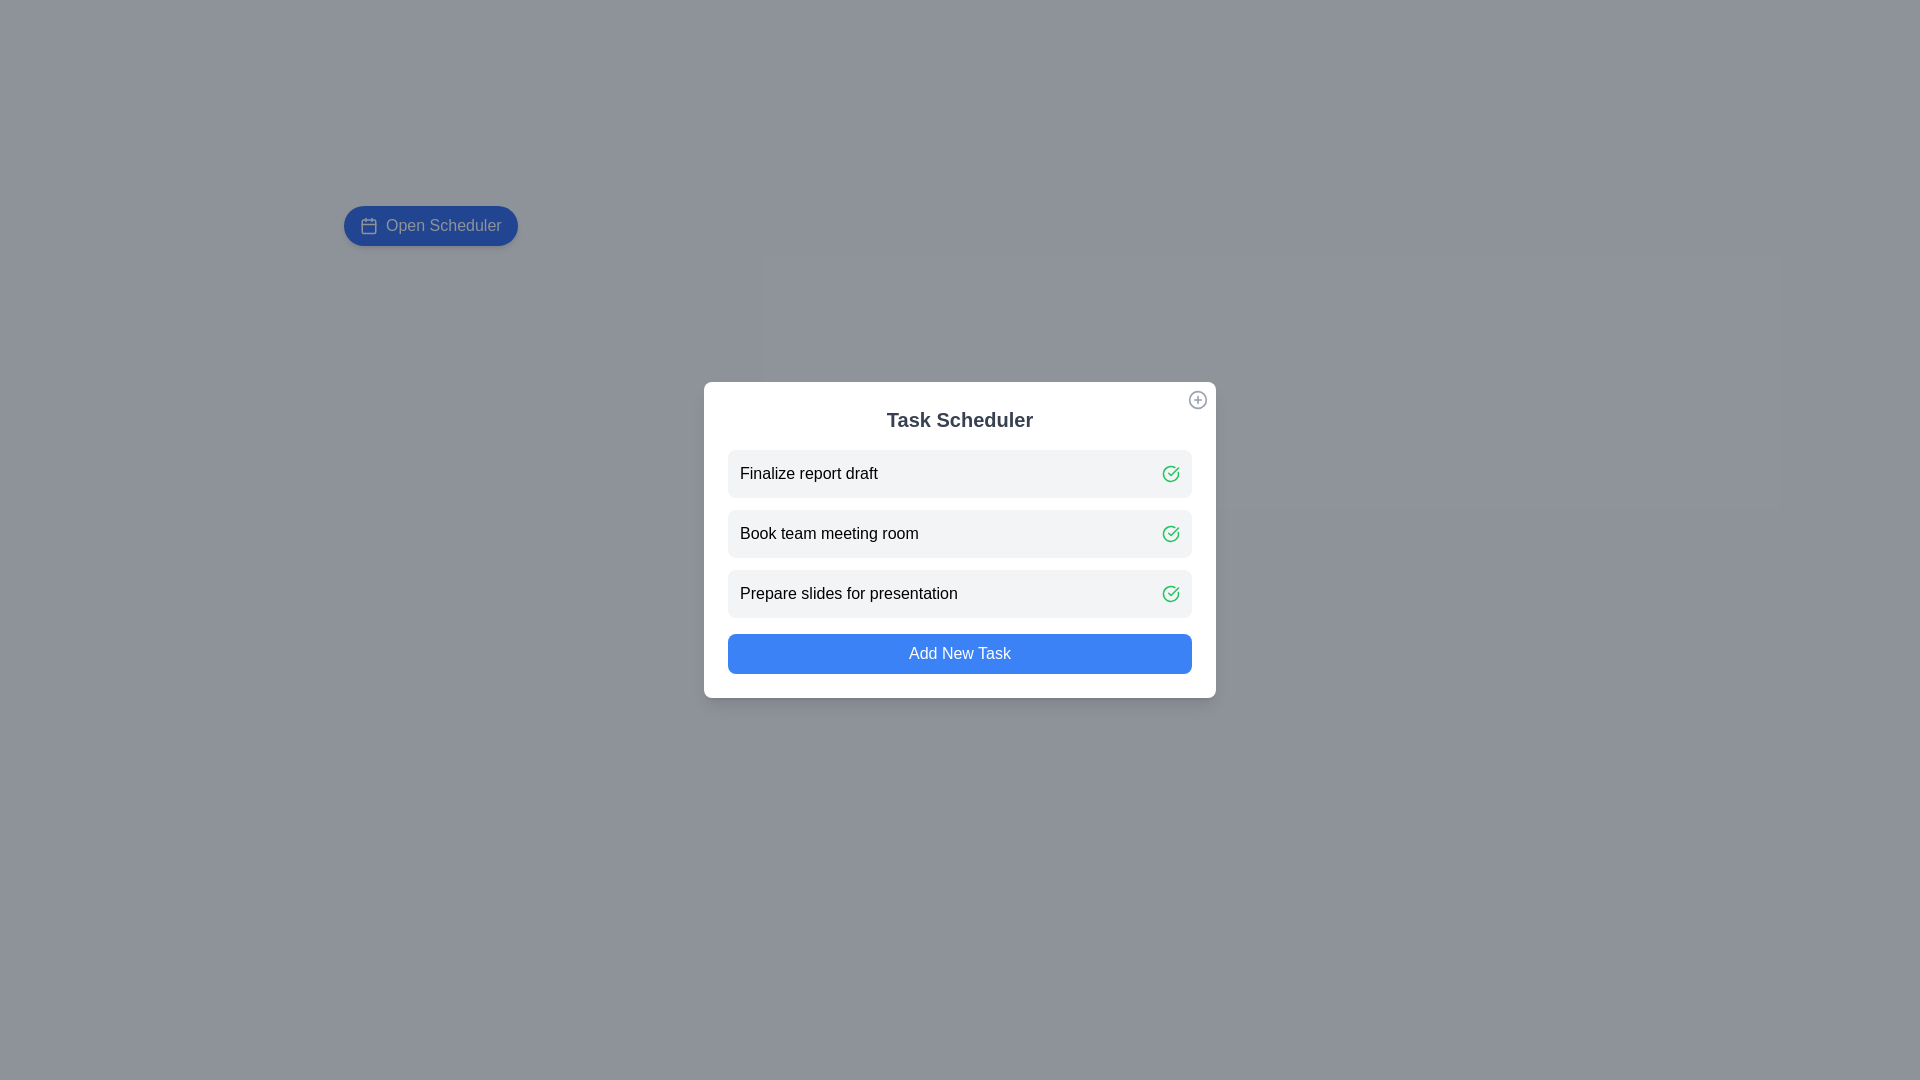 The image size is (1920, 1080). Describe the element at coordinates (1171, 532) in the screenshot. I see `the green circle checkmark SVG icon located beside the text 'Book team meeting room' in the second item of the 'Task Scheduler' list` at that location.